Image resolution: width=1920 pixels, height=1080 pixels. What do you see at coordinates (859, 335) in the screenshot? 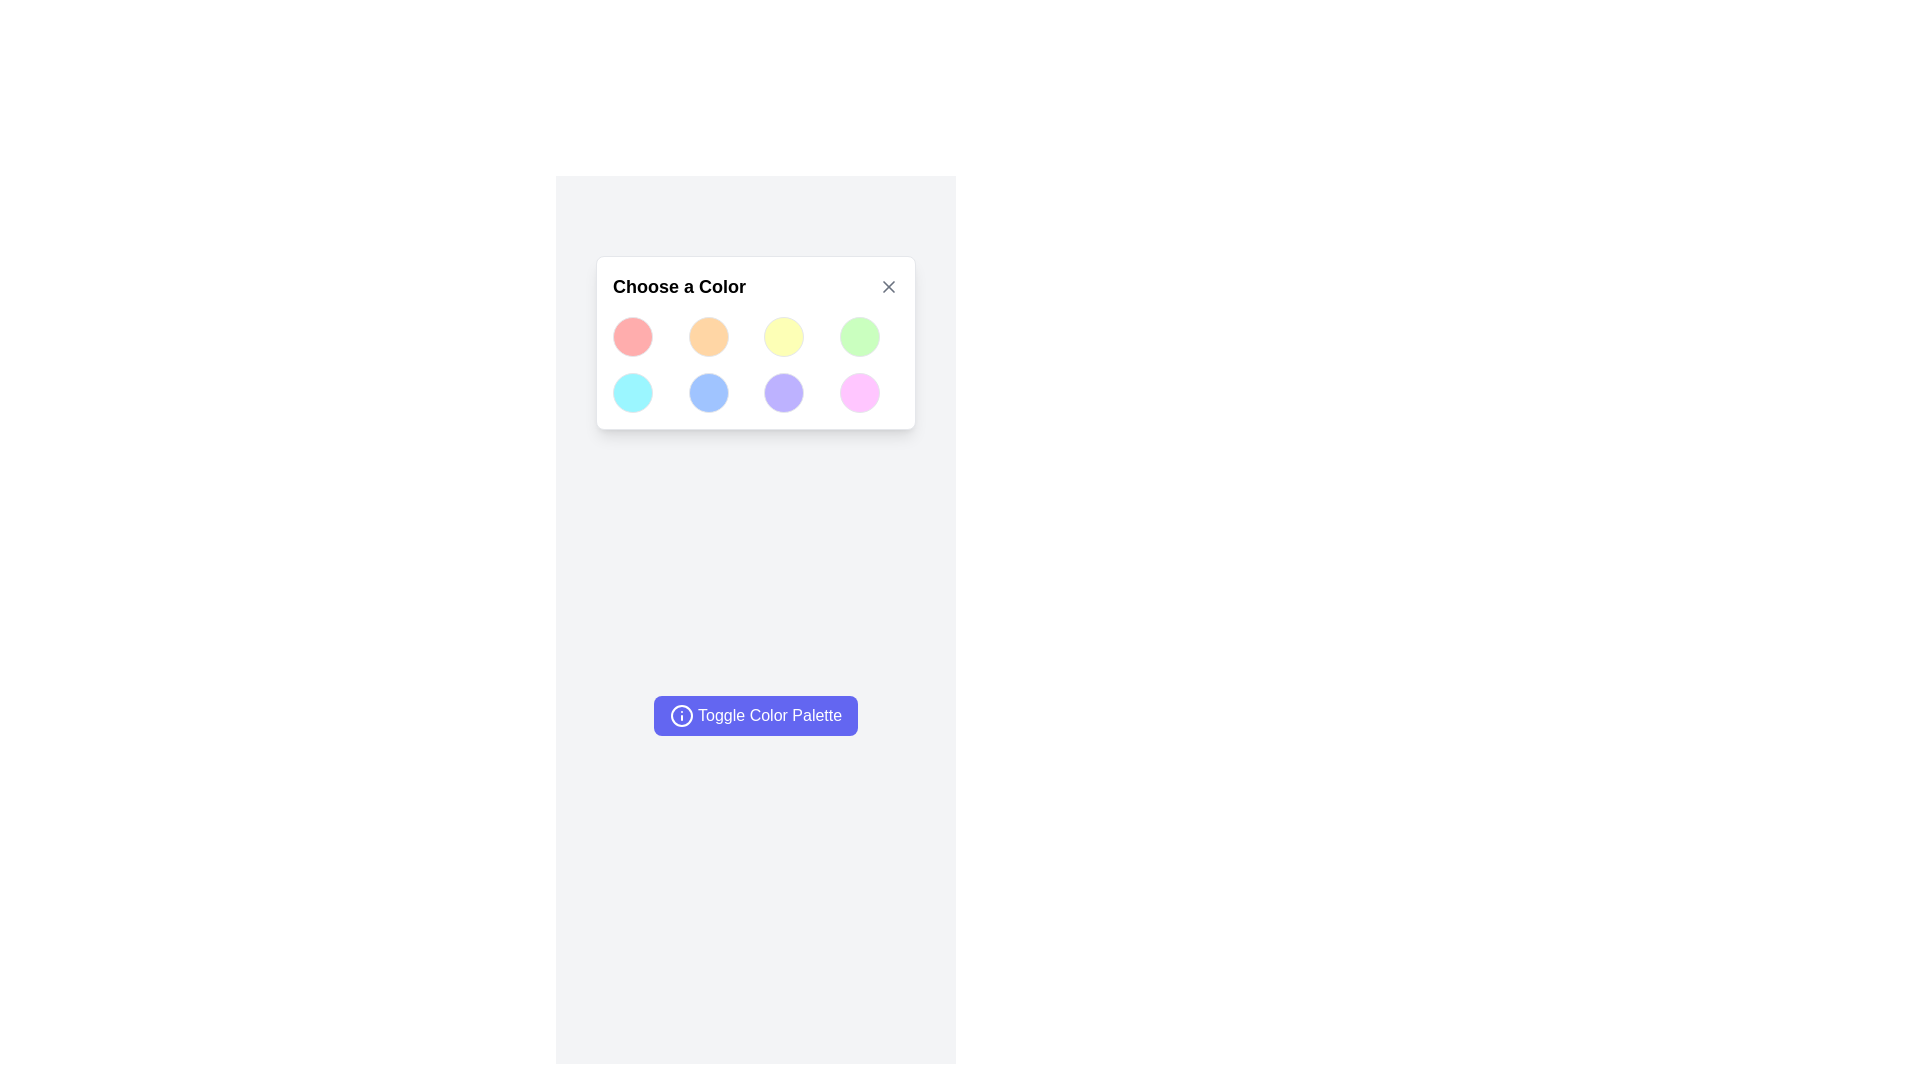
I see `the interactive circular button for light green color selection located in the top-right corner of a 4x2 grid layout` at bounding box center [859, 335].